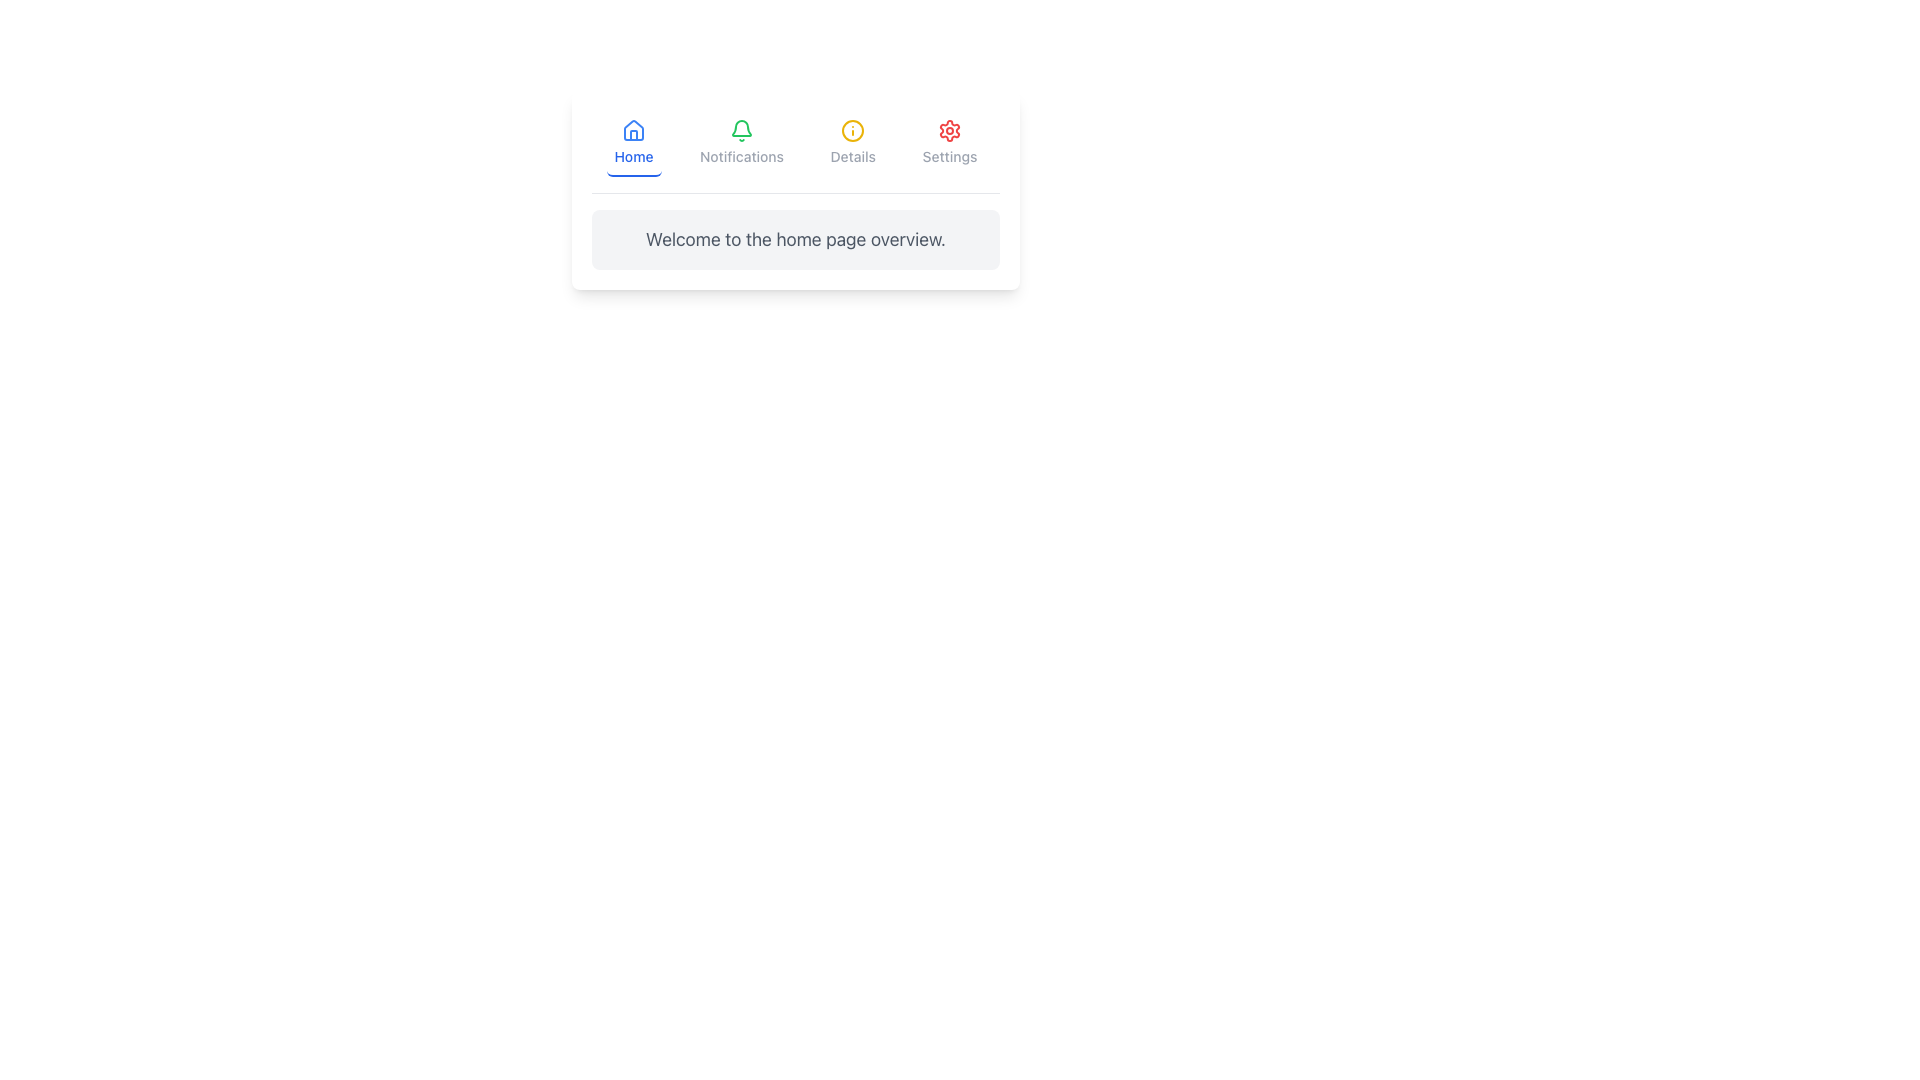  Describe the element at coordinates (795, 238) in the screenshot. I see `the rectangular text box with rounded corners and a light gray background that displays the text 'Welcome to the home page overview.'` at that location.